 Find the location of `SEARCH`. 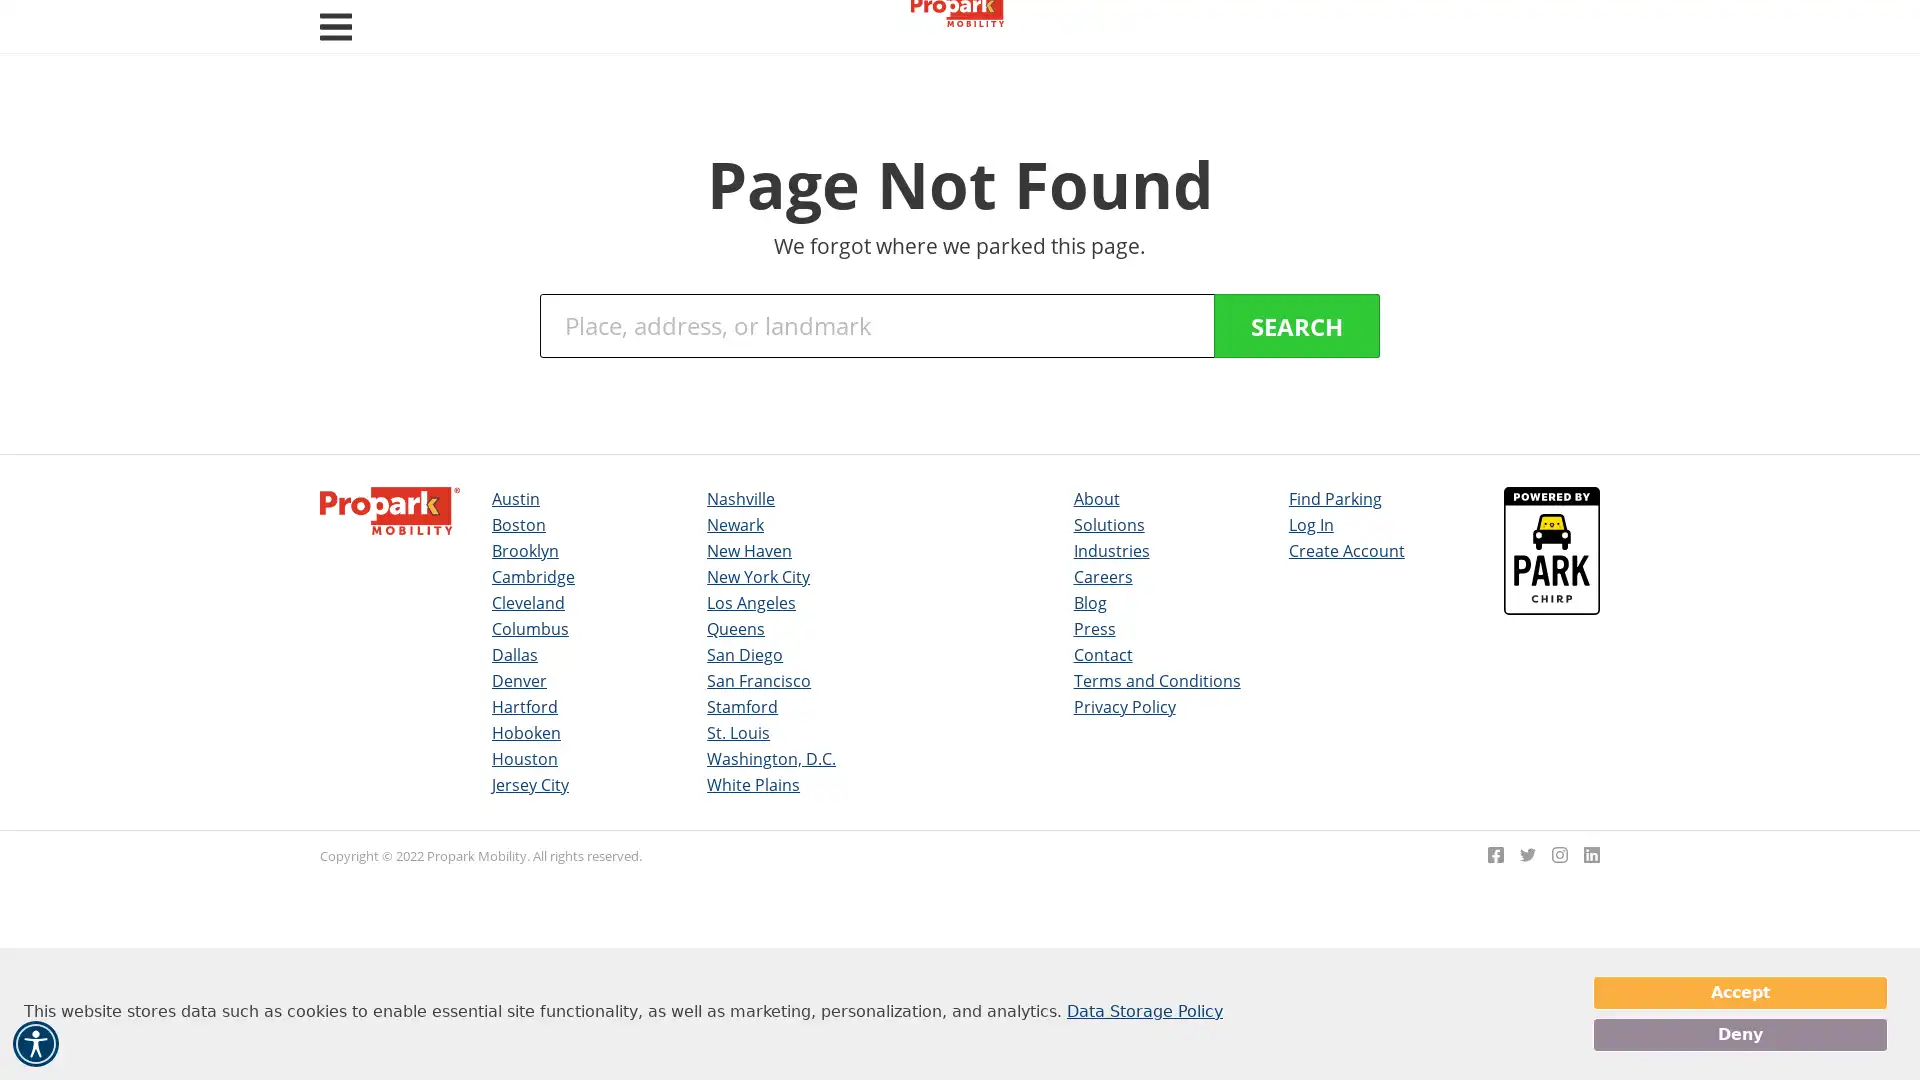

SEARCH is located at coordinates (1296, 323).